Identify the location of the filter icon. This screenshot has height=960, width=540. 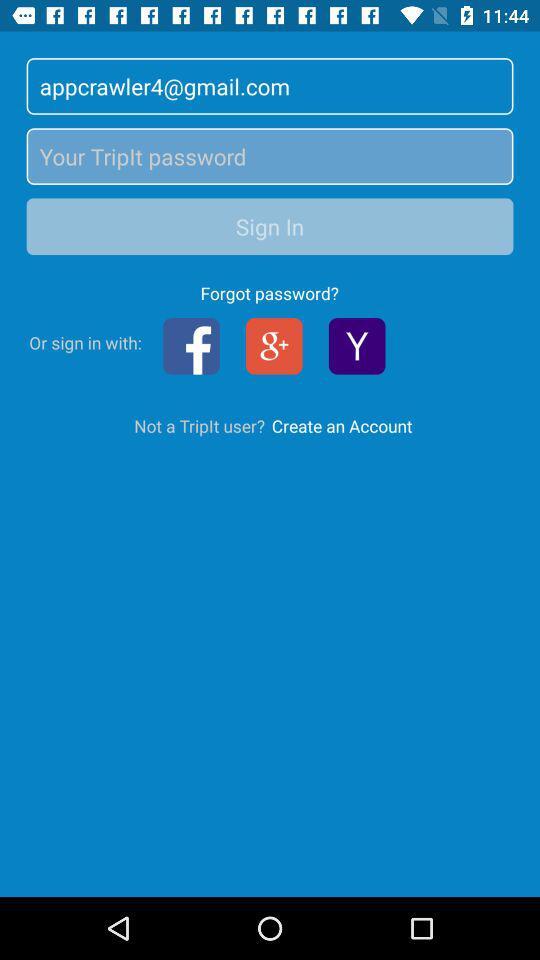
(356, 346).